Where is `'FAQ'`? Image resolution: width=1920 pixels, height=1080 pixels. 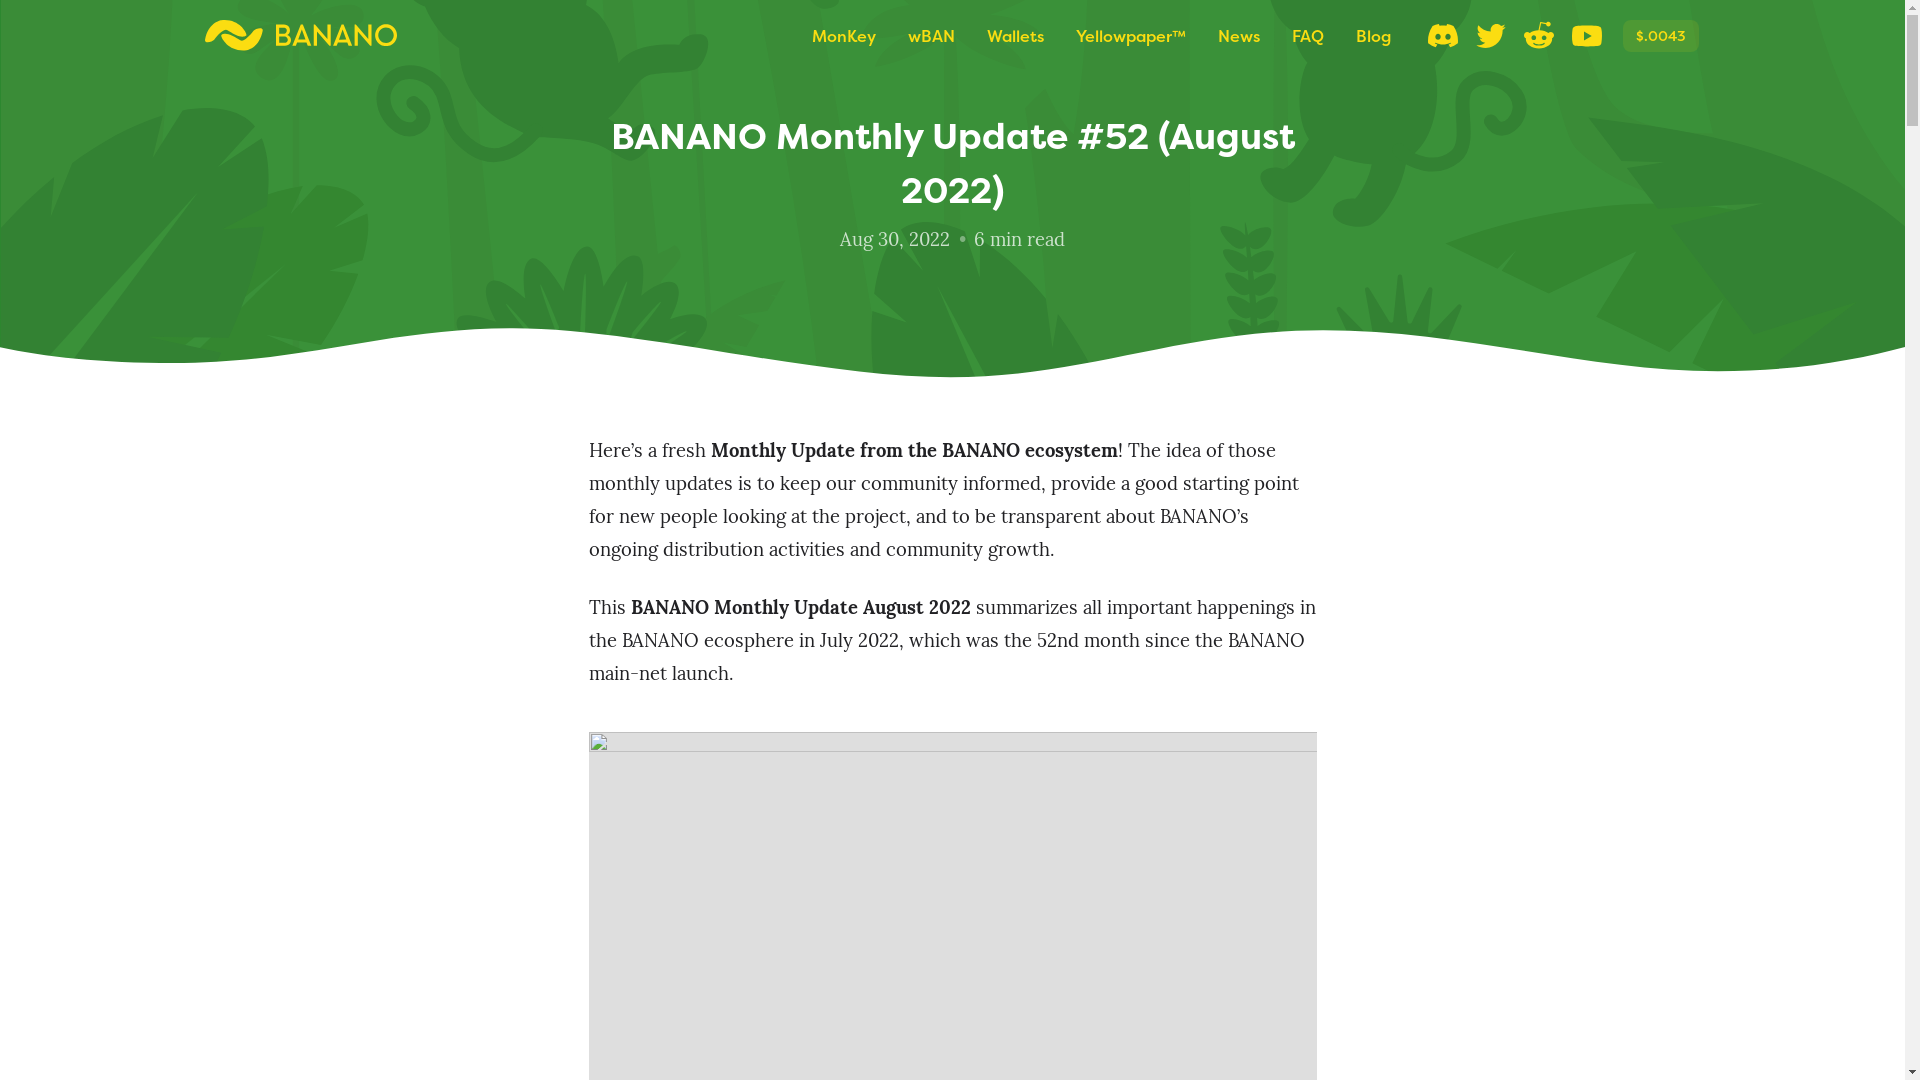
'FAQ' is located at coordinates (1307, 36).